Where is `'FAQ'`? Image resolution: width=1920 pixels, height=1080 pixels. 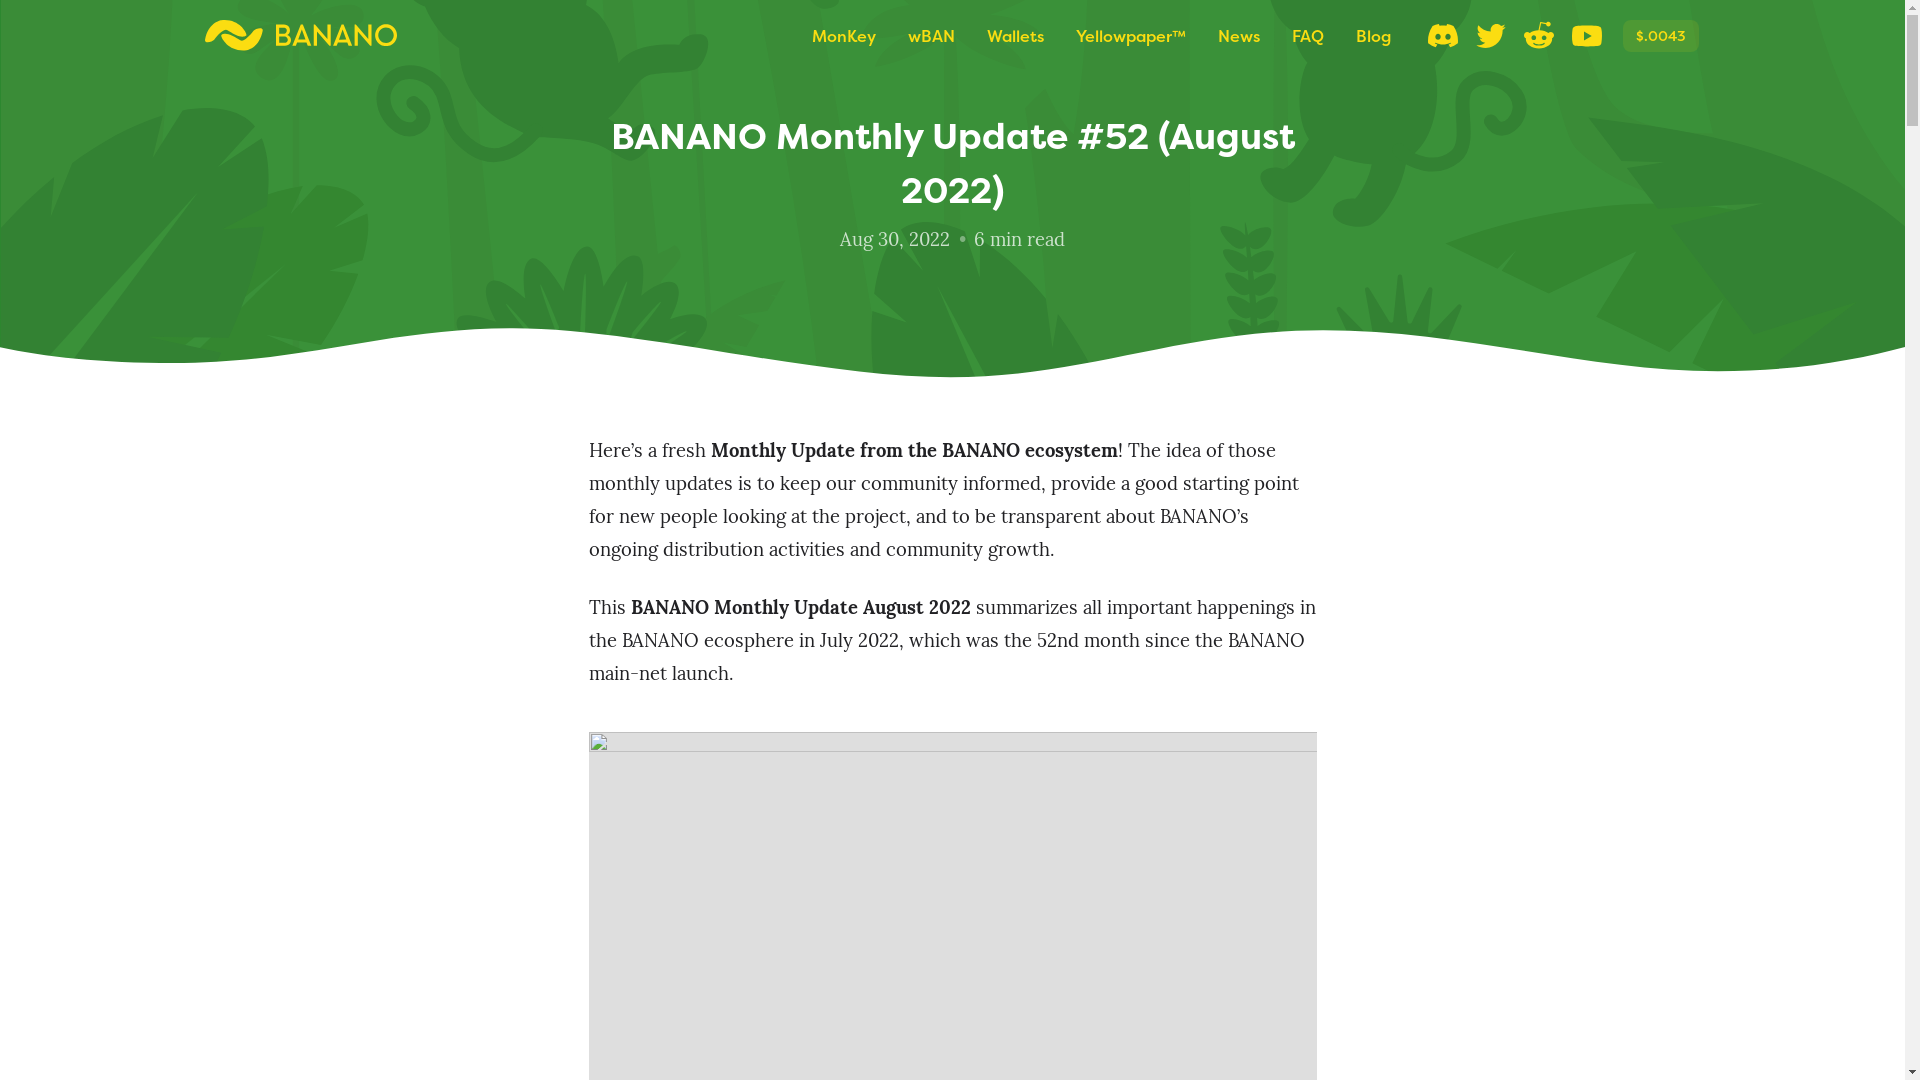
'FAQ' is located at coordinates (1307, 36).